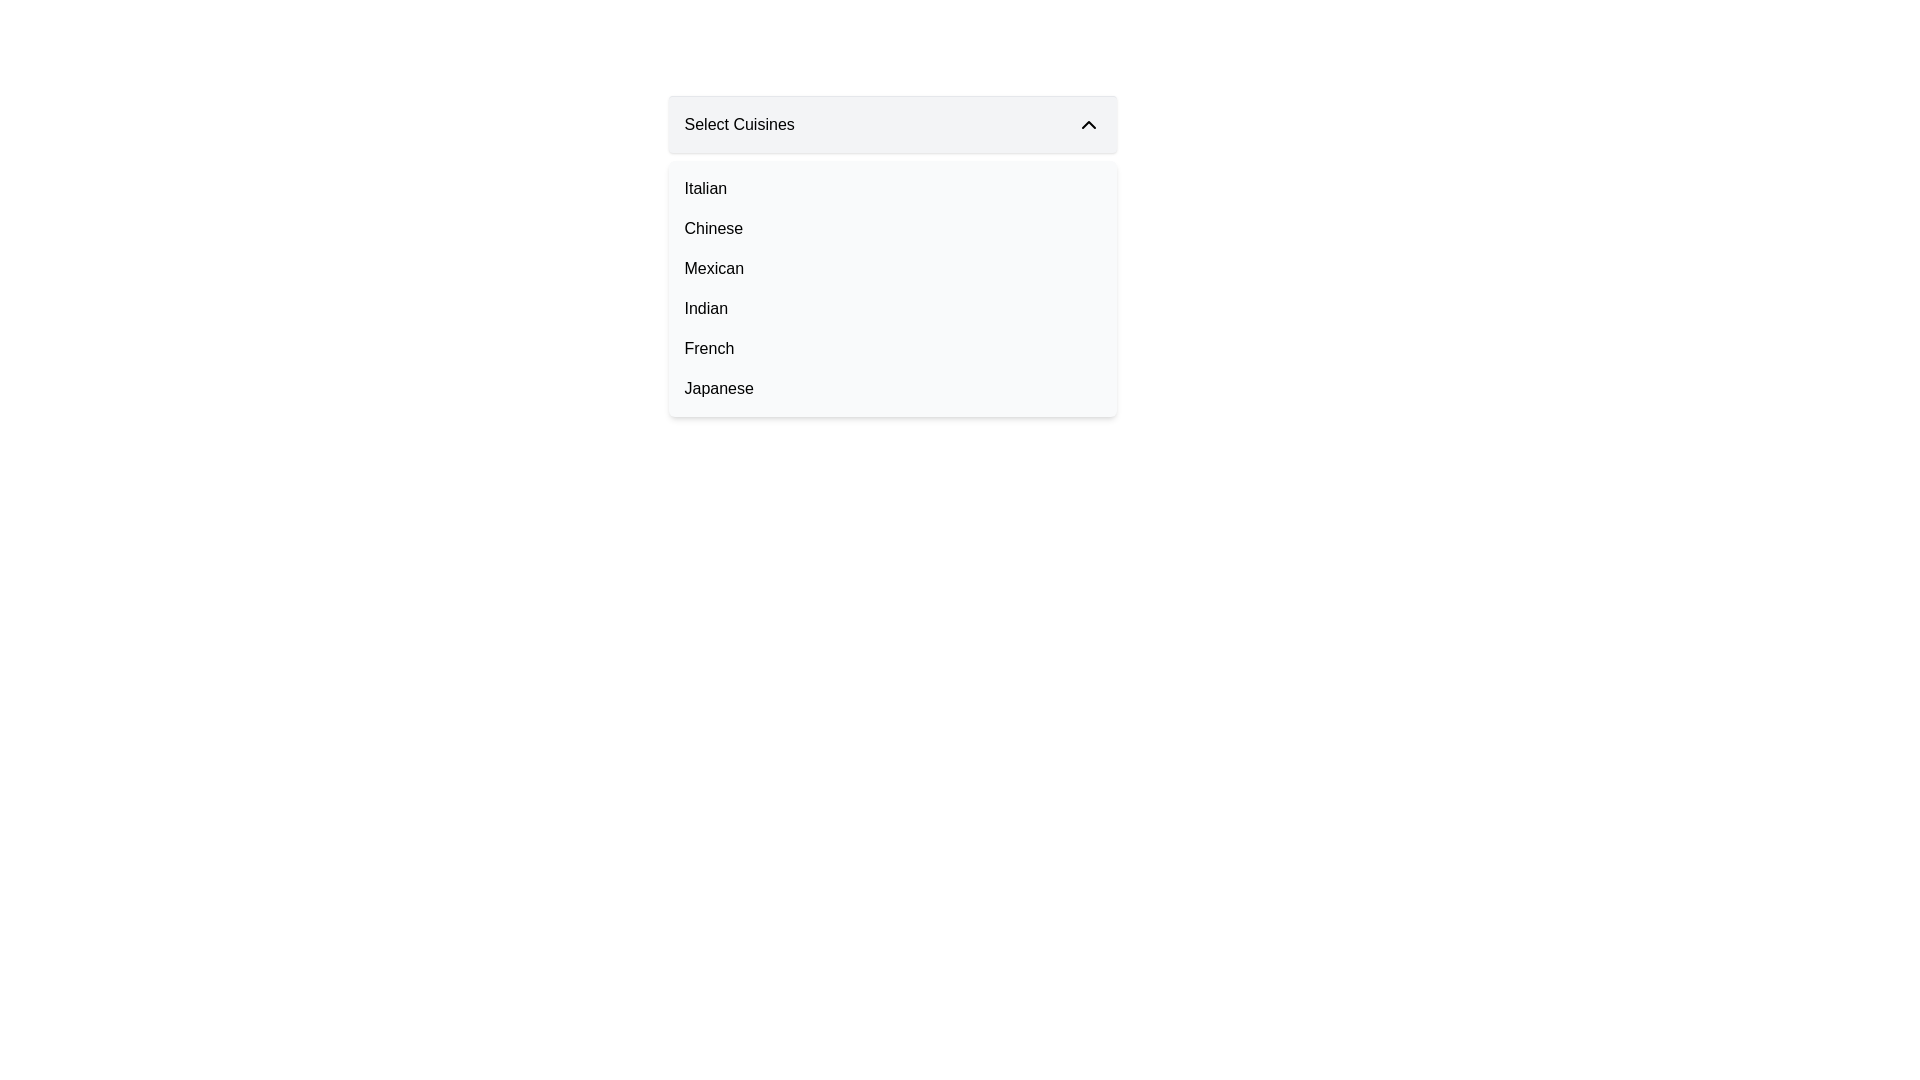 The image size is (1920, 1080). I want to click on the centrally placed dropdown menu, so click(891, 255).